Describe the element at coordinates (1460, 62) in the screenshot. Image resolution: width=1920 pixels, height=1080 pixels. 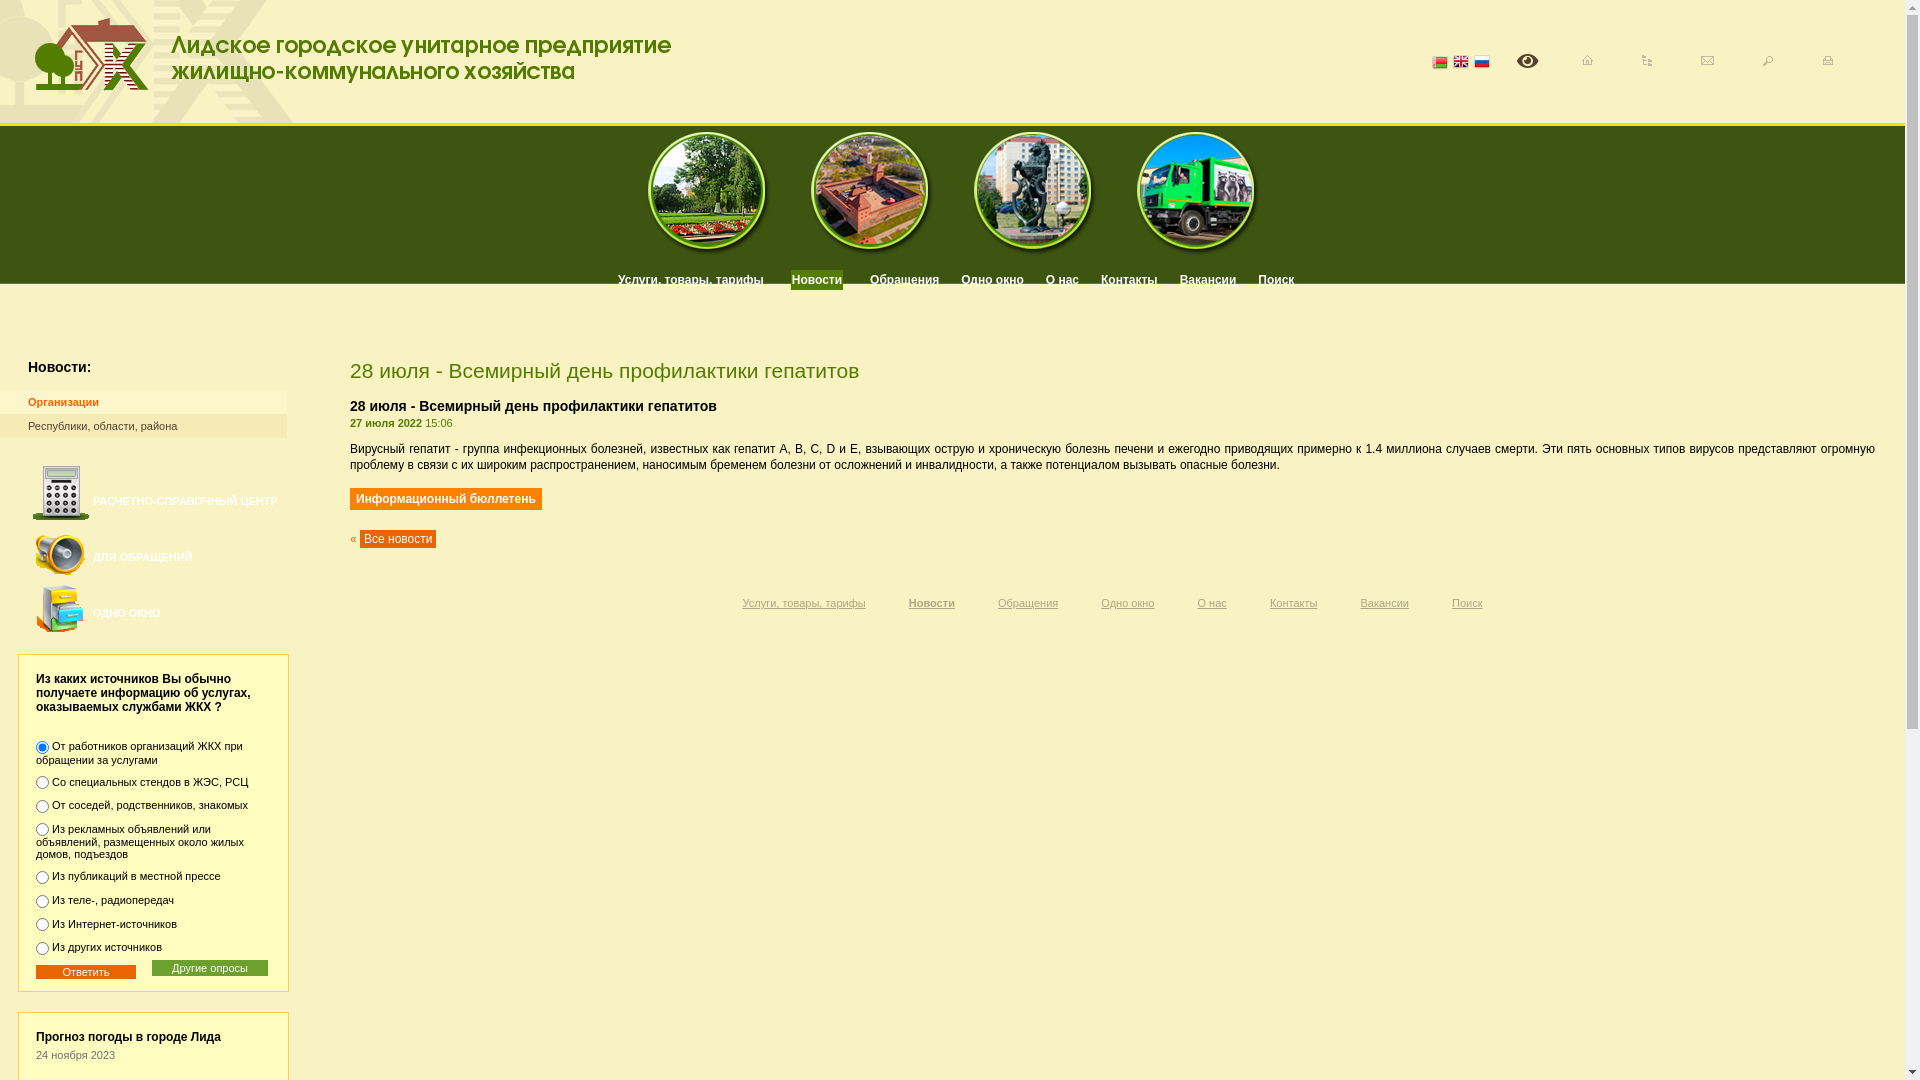
I see `'English'` at that location.